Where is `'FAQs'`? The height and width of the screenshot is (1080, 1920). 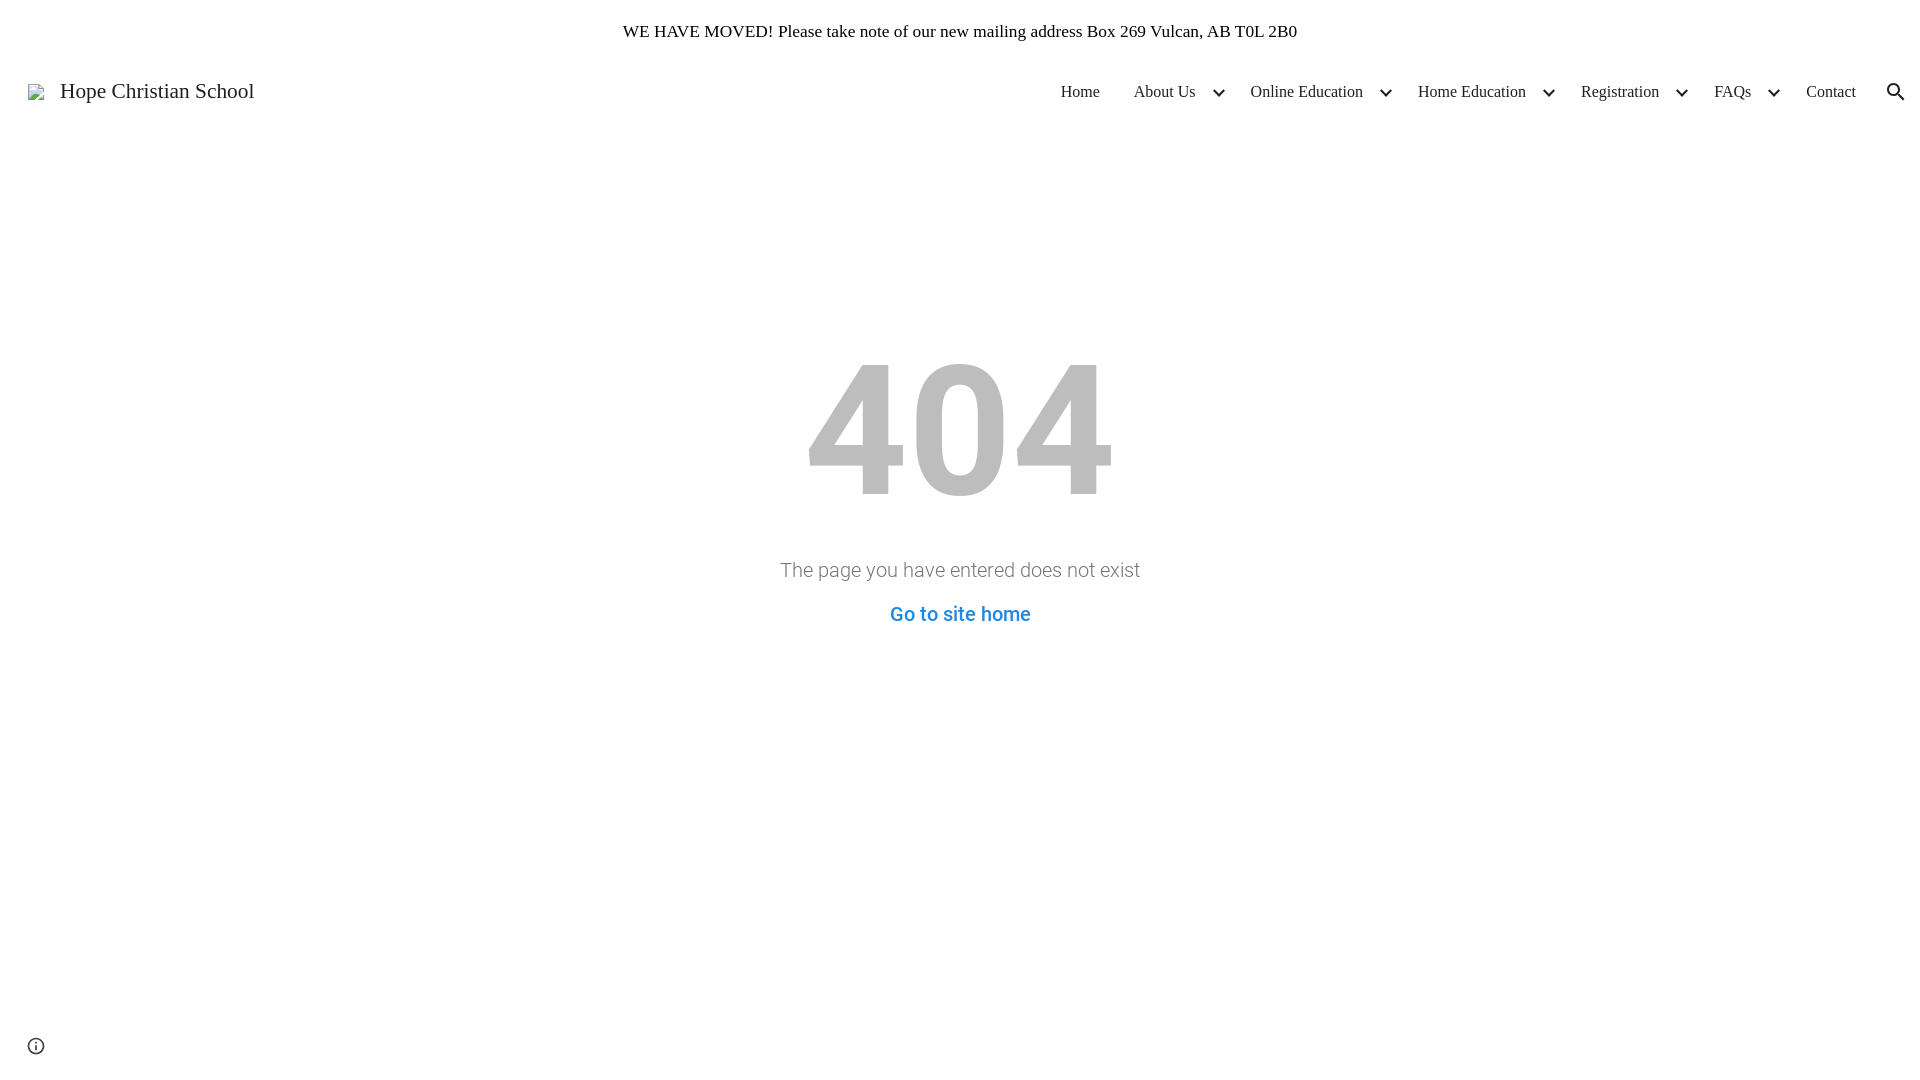 'FAQs' is located at coordinates (1703, 92).